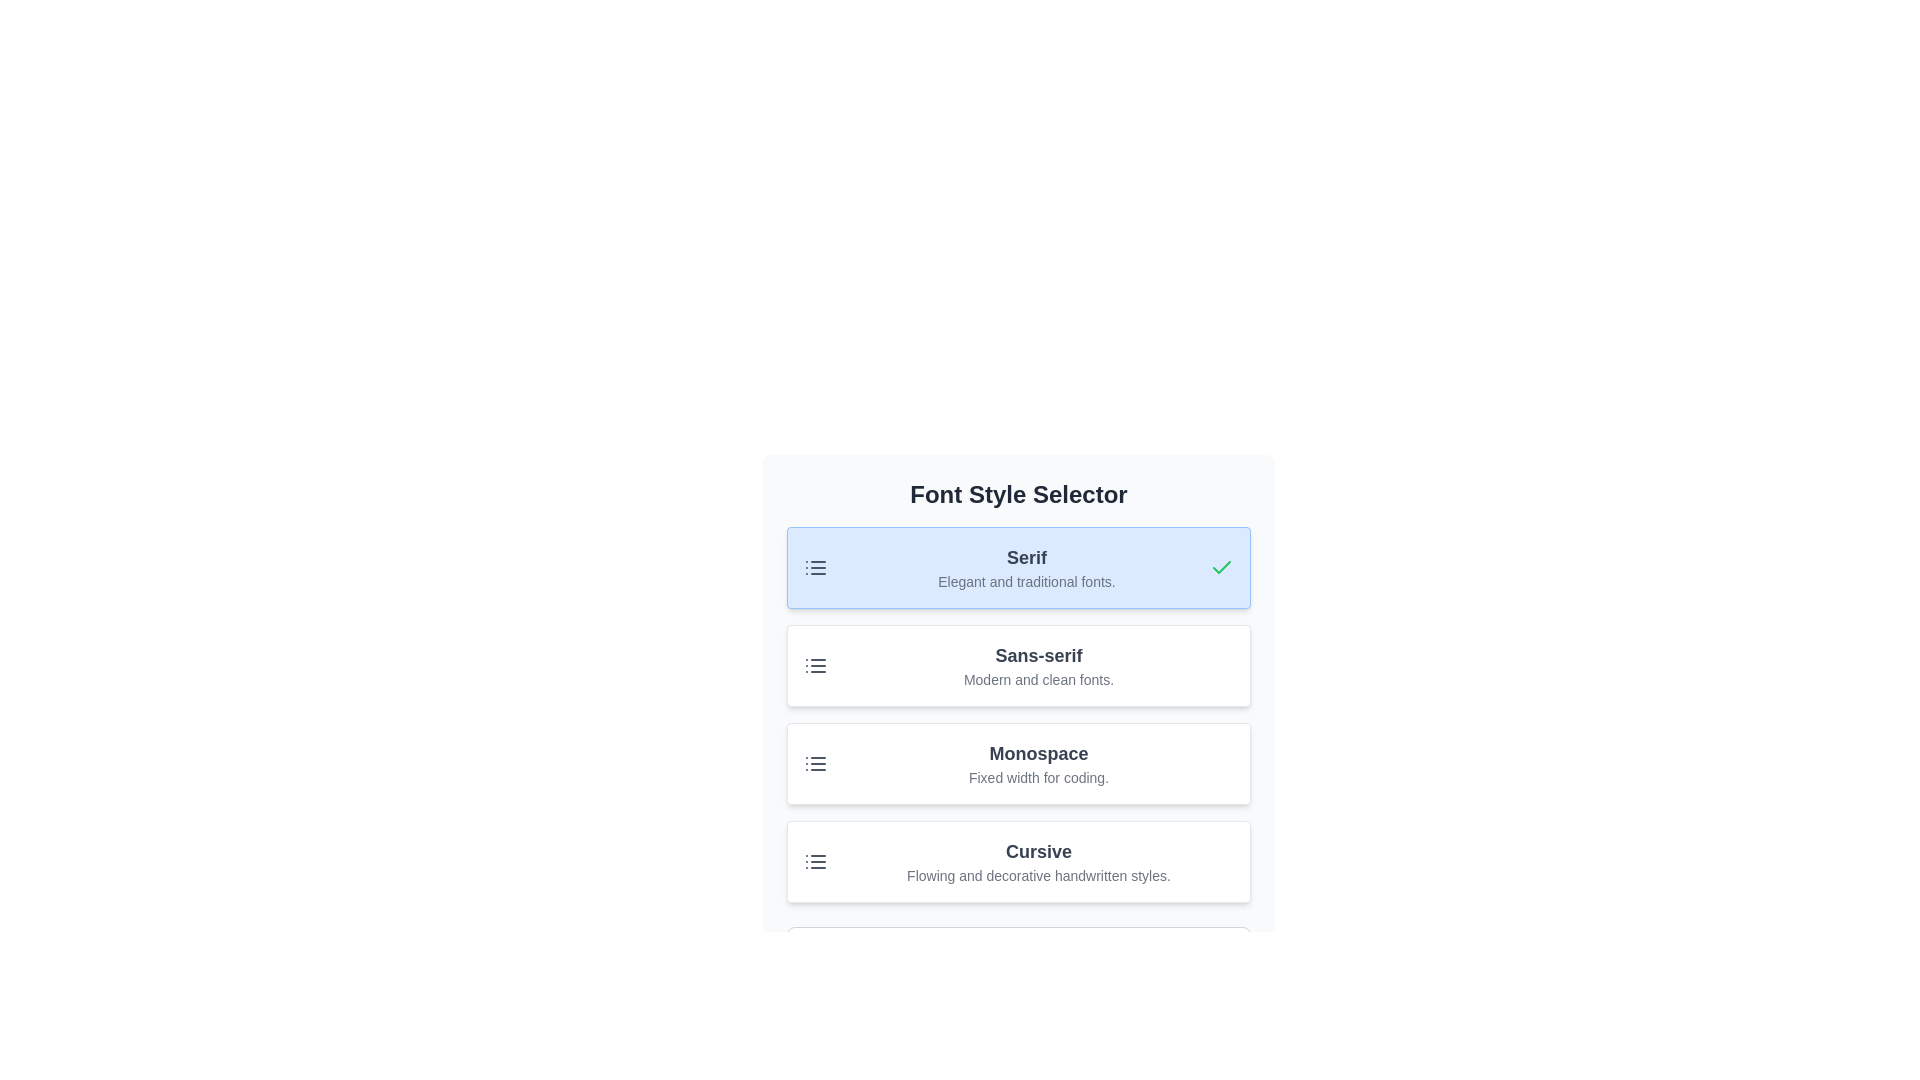 This screenshot has width=1920, height=1080. Describe the element at coordinates (1038, 852) in the screenshot. I see `text from the 'Cursive' text label which is prominently displayed in bold dark gray font at the top of the 'Cursive' option block within the font style selector interface` at that location.